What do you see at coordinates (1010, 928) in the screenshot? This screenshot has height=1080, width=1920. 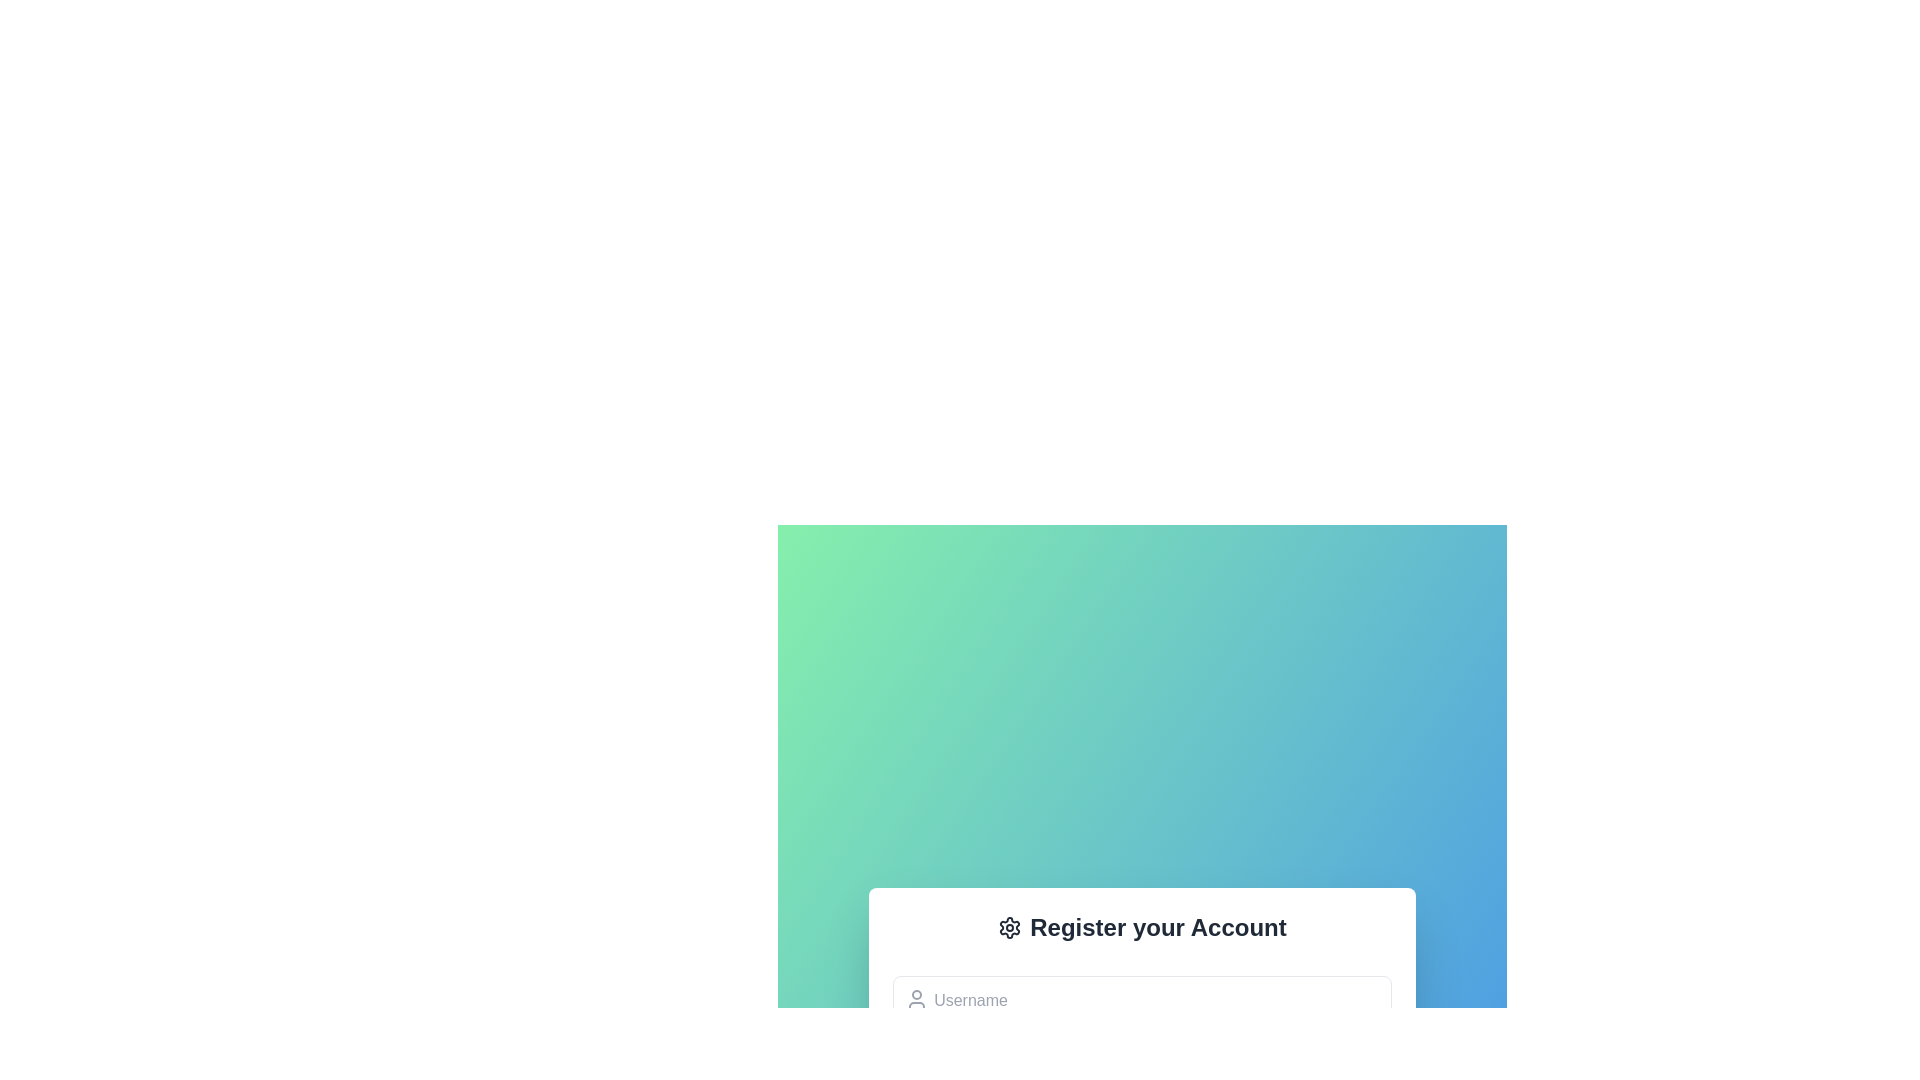 I see `the gear icon, which is a minimalist design element located at the top-left of the dialog box containing the 'Register your Account' header` at bounding box center [1010, 928].